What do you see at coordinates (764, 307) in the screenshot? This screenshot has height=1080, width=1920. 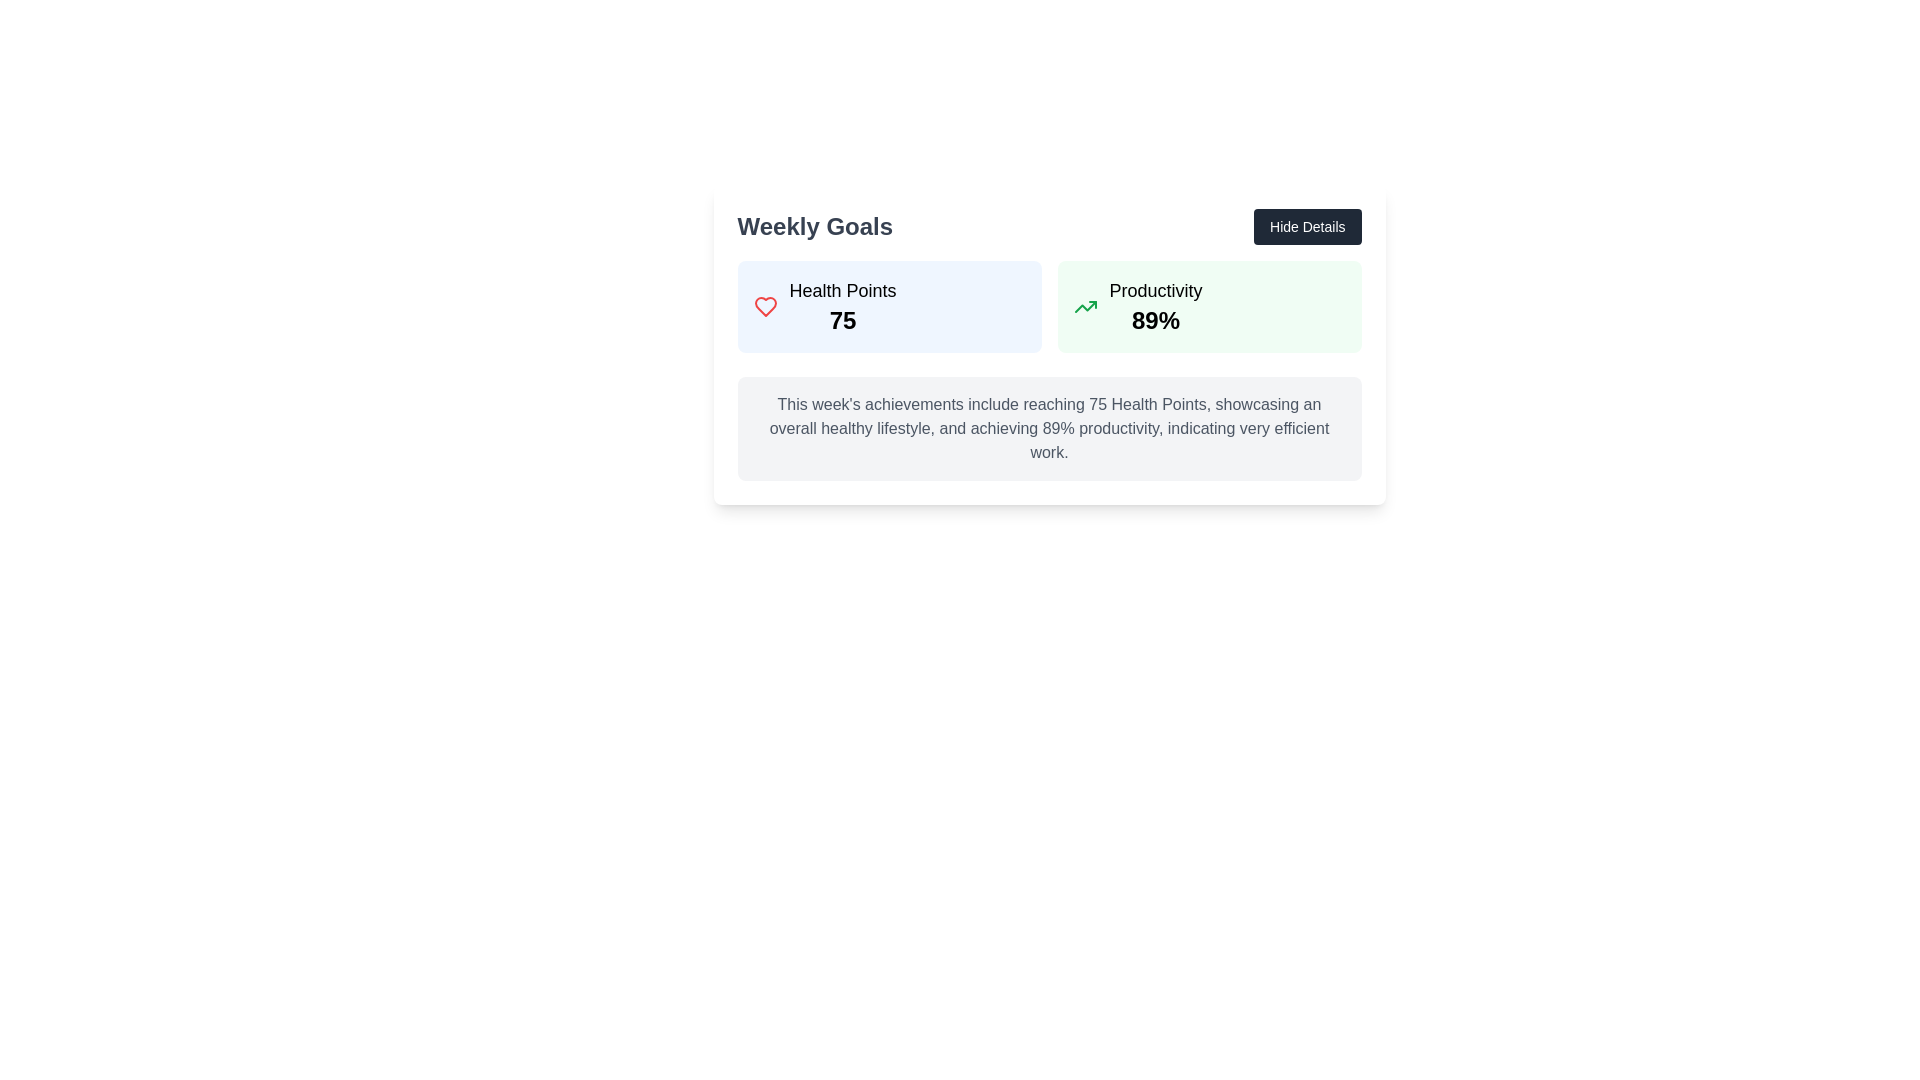 I see `the heart-shaped health icon outlined in red, which is located to the left of the 'Health Points' text and above the number '75' in the blue shaded card under the 'Weekly Goals' section` at bounding box center [764, 307].